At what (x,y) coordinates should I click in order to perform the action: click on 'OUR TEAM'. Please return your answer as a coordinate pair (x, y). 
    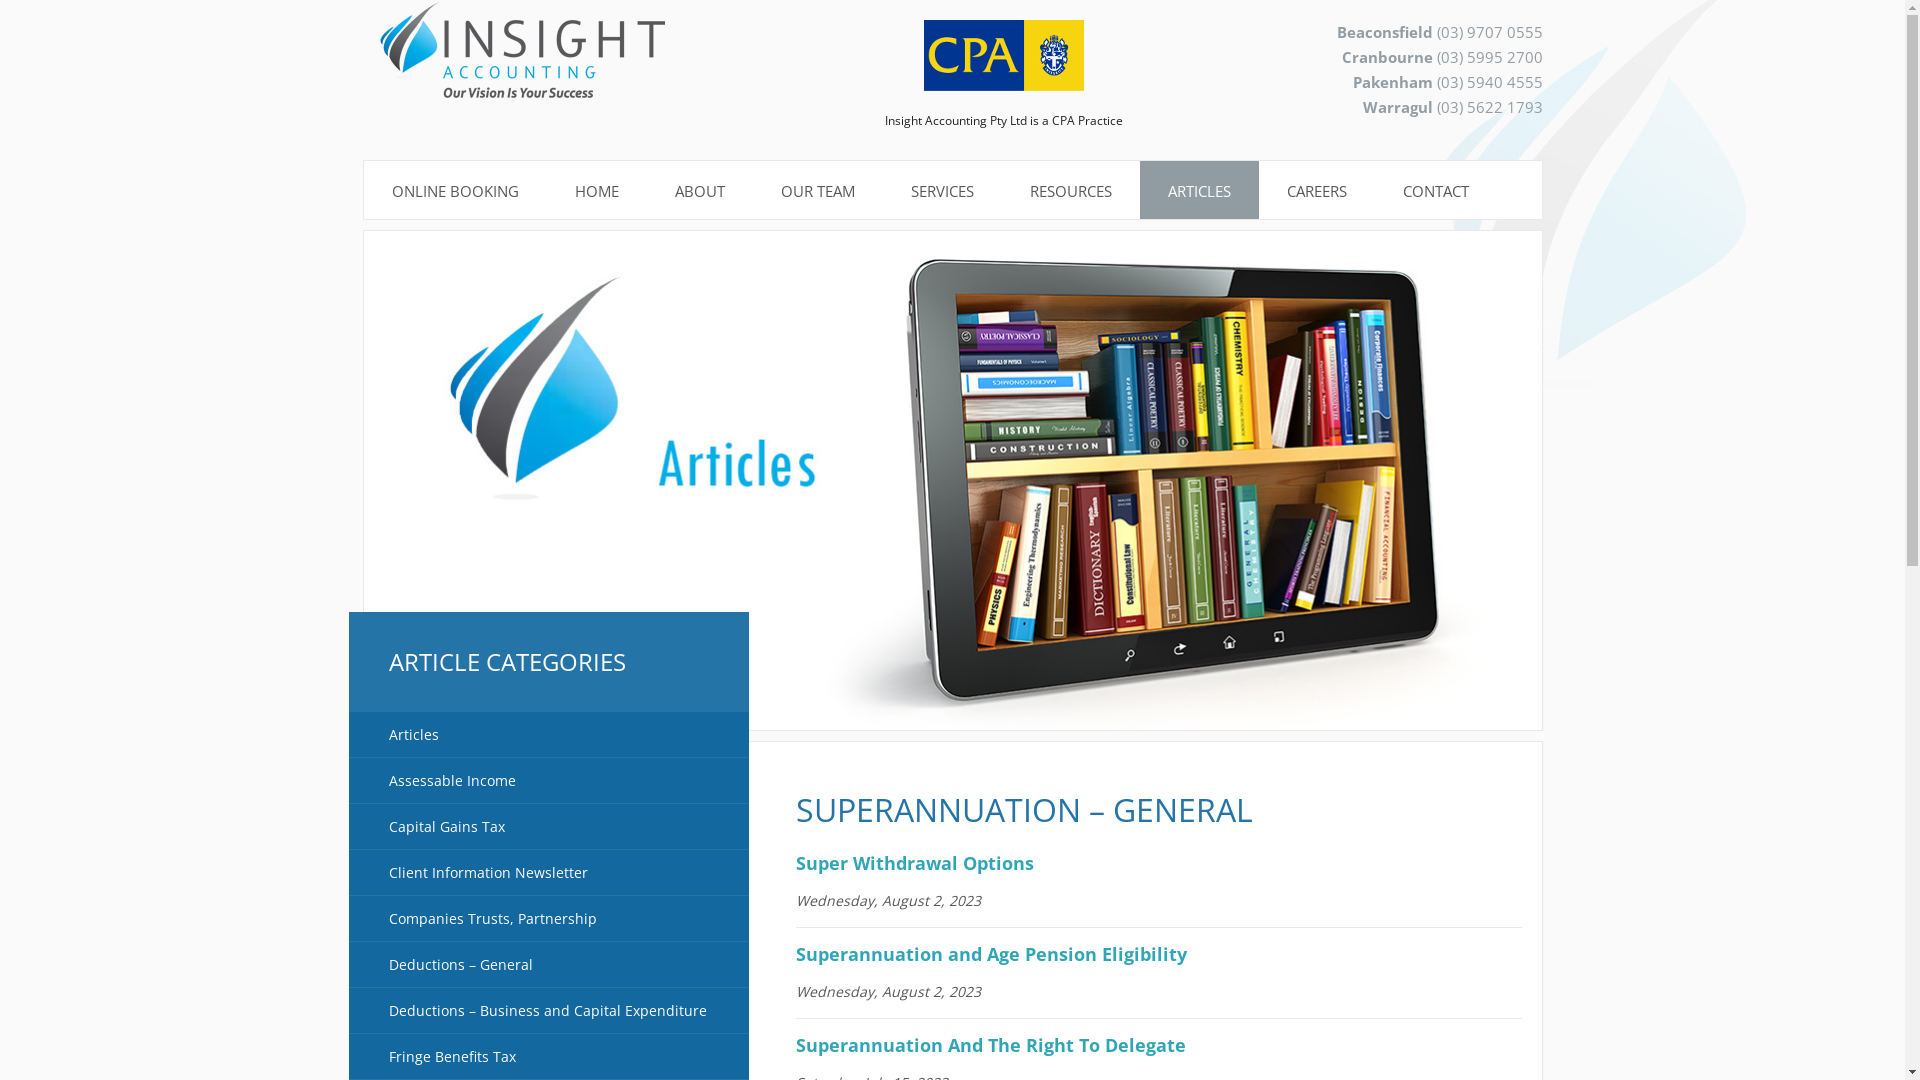
    Looking at the image, I should click on (816, 191).